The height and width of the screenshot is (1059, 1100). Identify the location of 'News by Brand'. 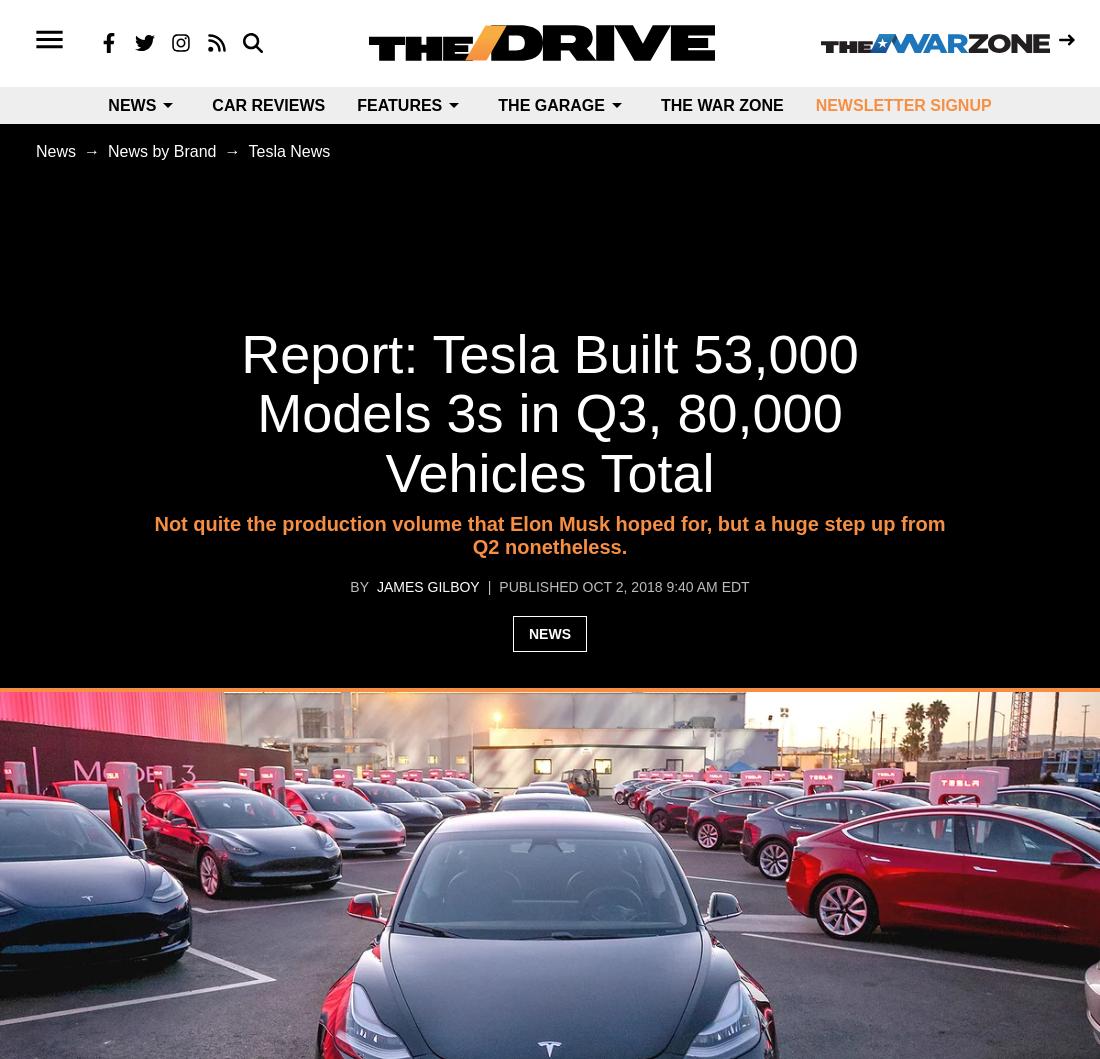
(108, 150).